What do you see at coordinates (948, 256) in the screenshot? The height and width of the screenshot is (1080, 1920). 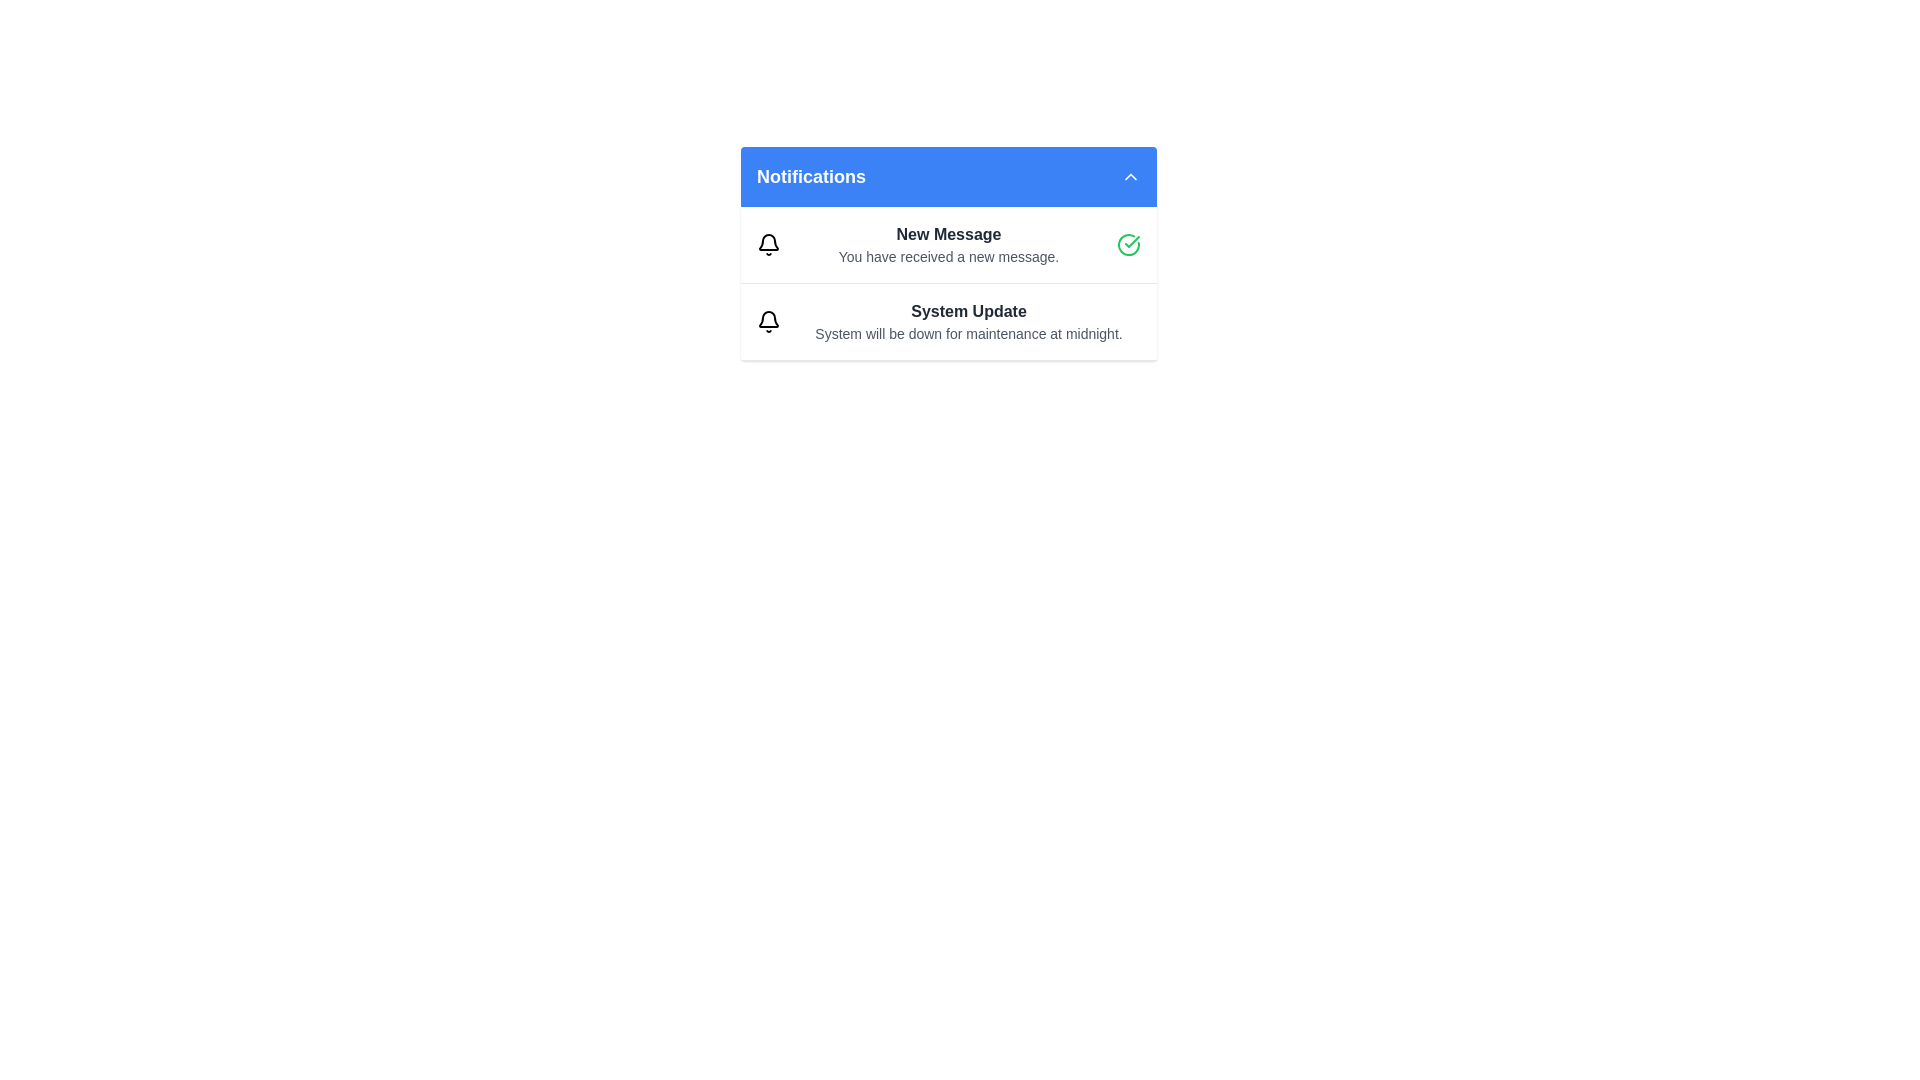 I see `the text label displaying 'You have received a new message.' which is positioned below the 'New Message' heading in the notification card` at bounding box center [948, 256].